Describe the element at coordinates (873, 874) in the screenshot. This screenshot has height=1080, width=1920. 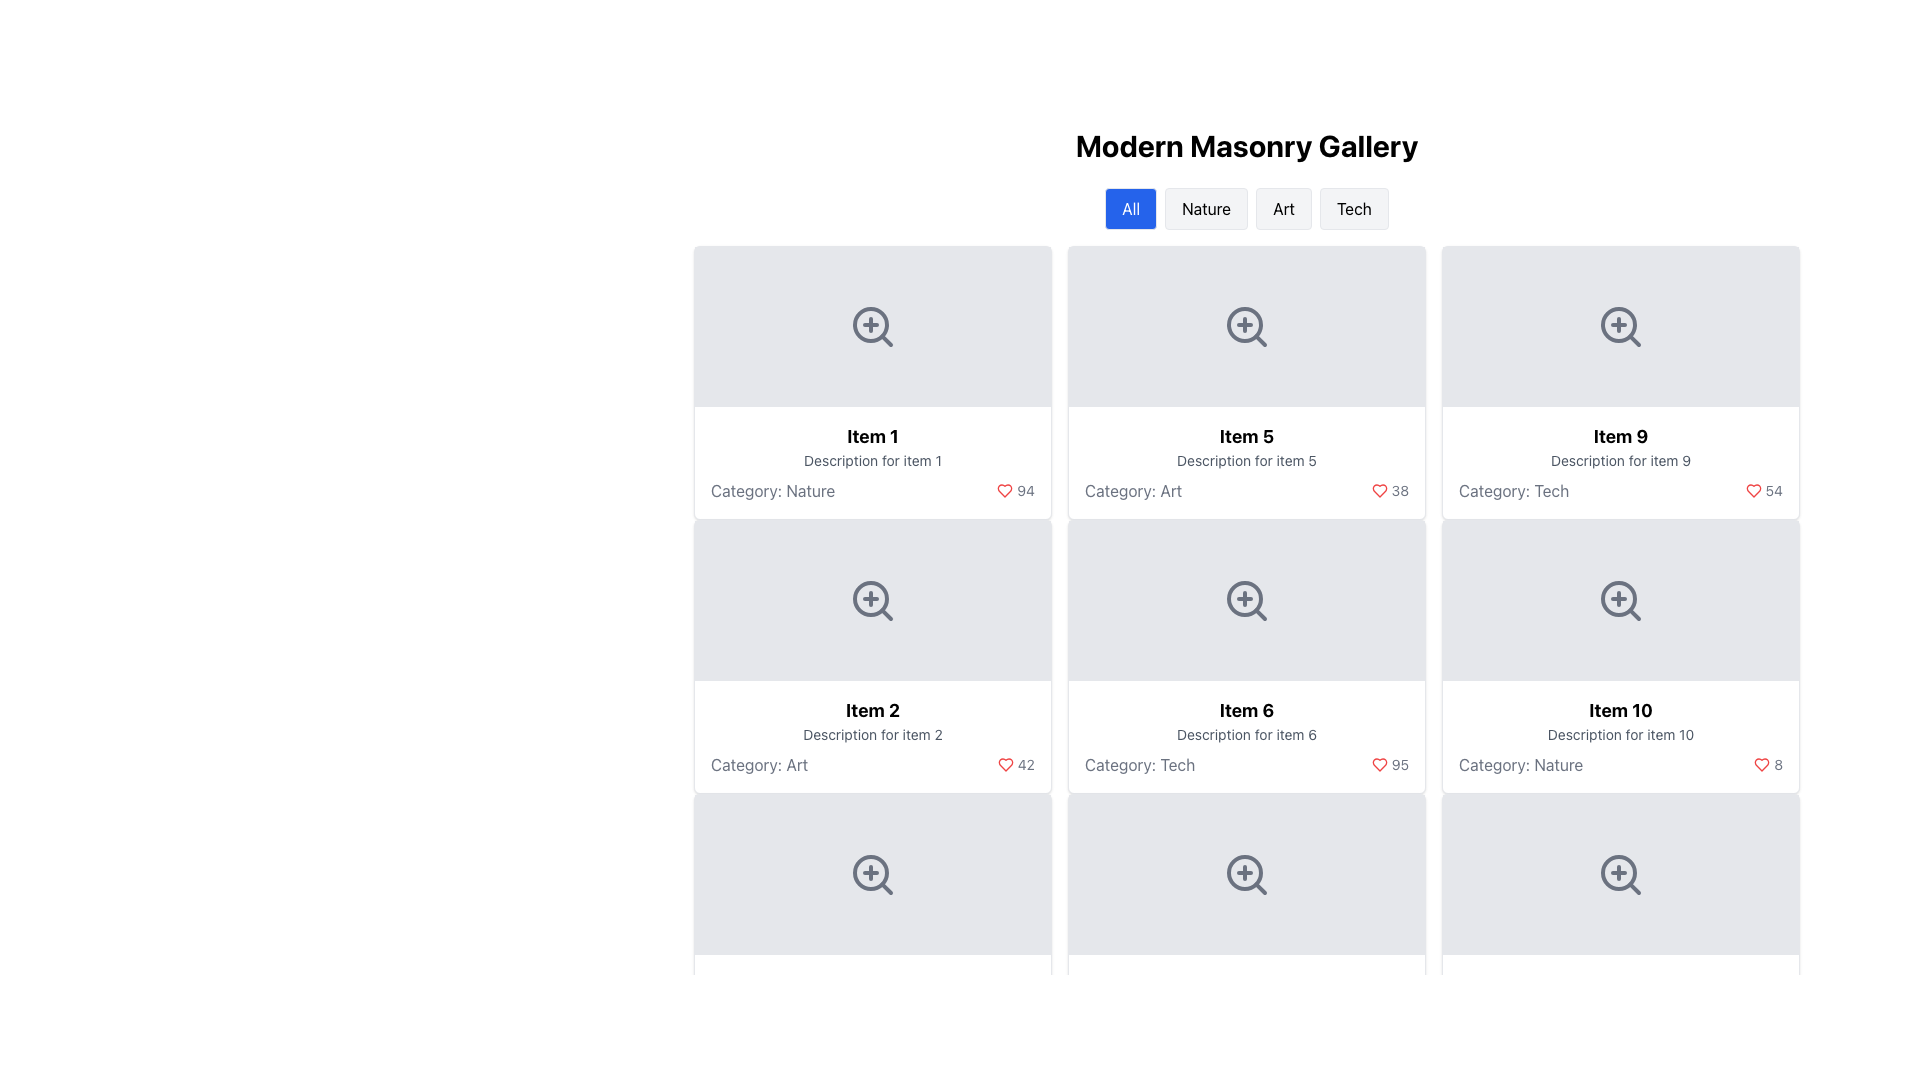
I see `the interactive card with an icon located in the bottom-left section of the grid layout, beneath 'Item 2' and above 'Item 3'` at that location.